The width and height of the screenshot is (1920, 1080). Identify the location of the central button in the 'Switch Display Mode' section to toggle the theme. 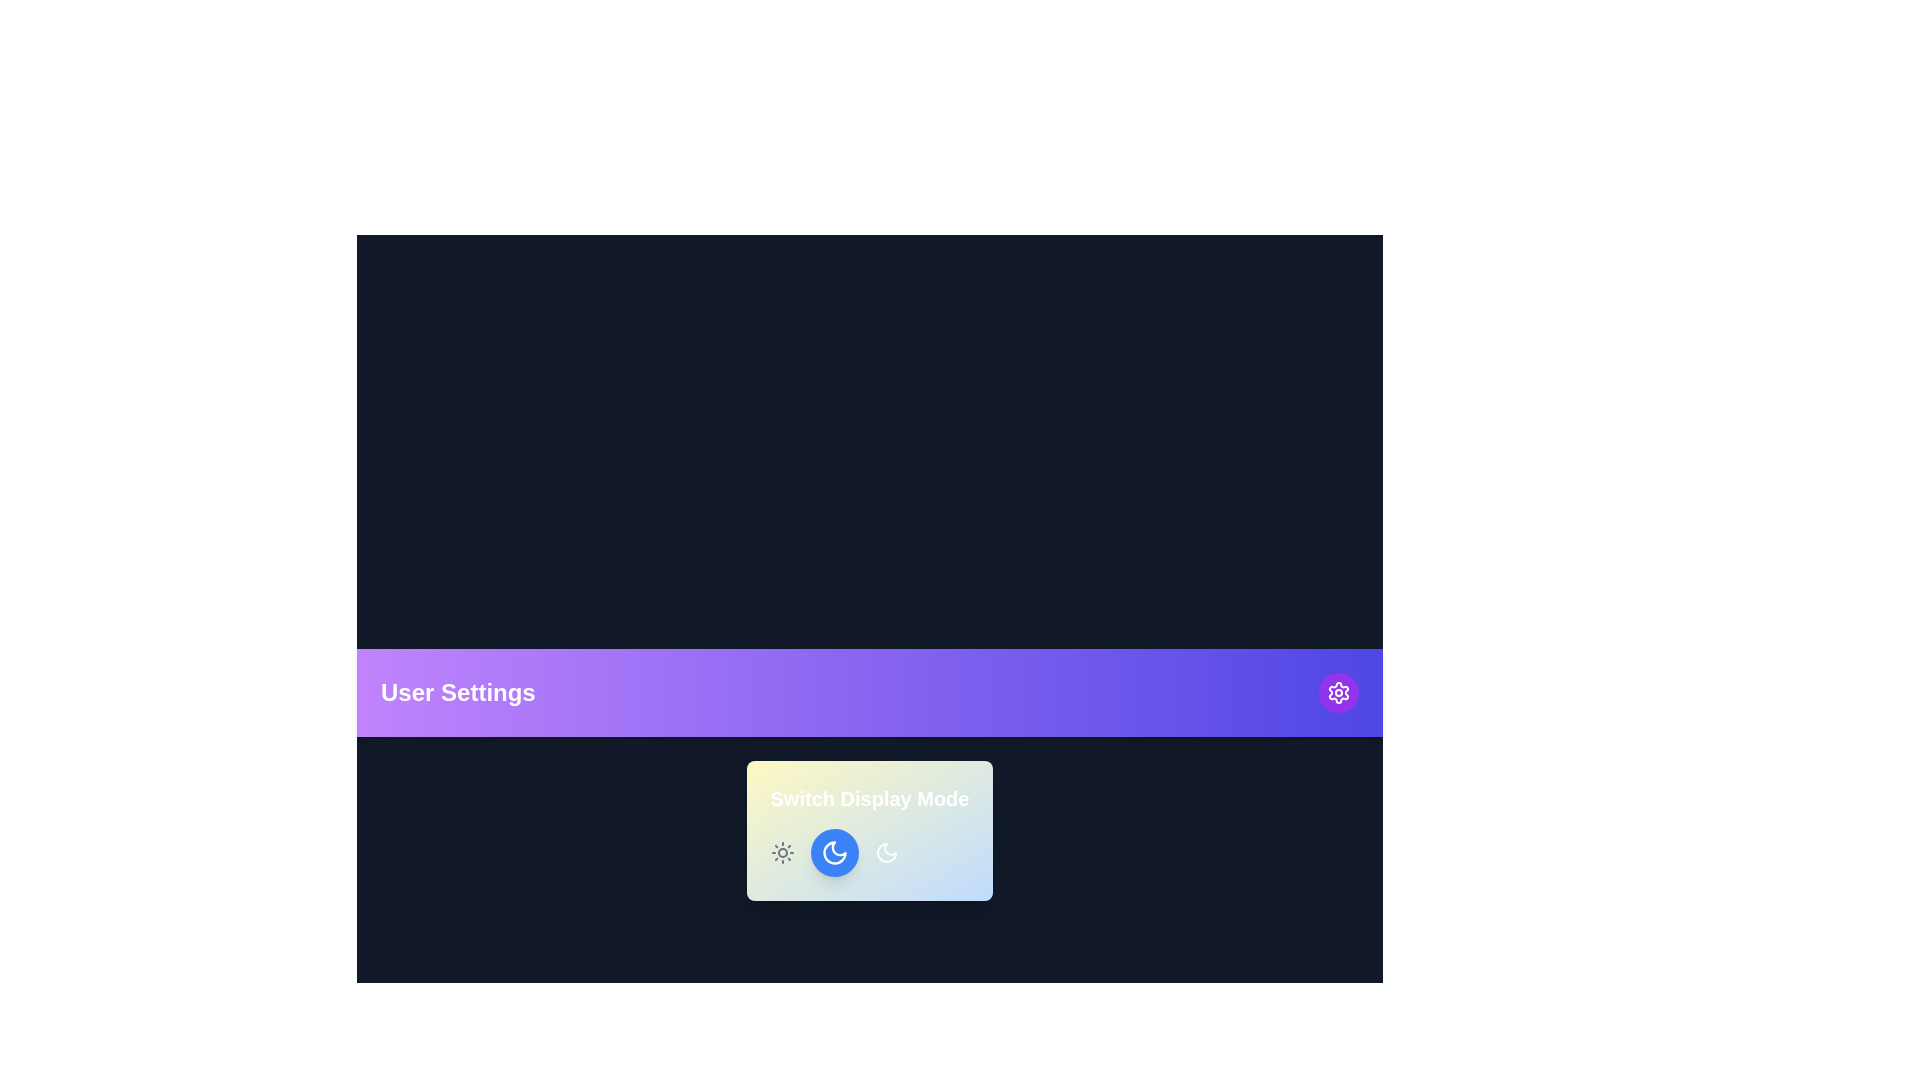
(834, 852).